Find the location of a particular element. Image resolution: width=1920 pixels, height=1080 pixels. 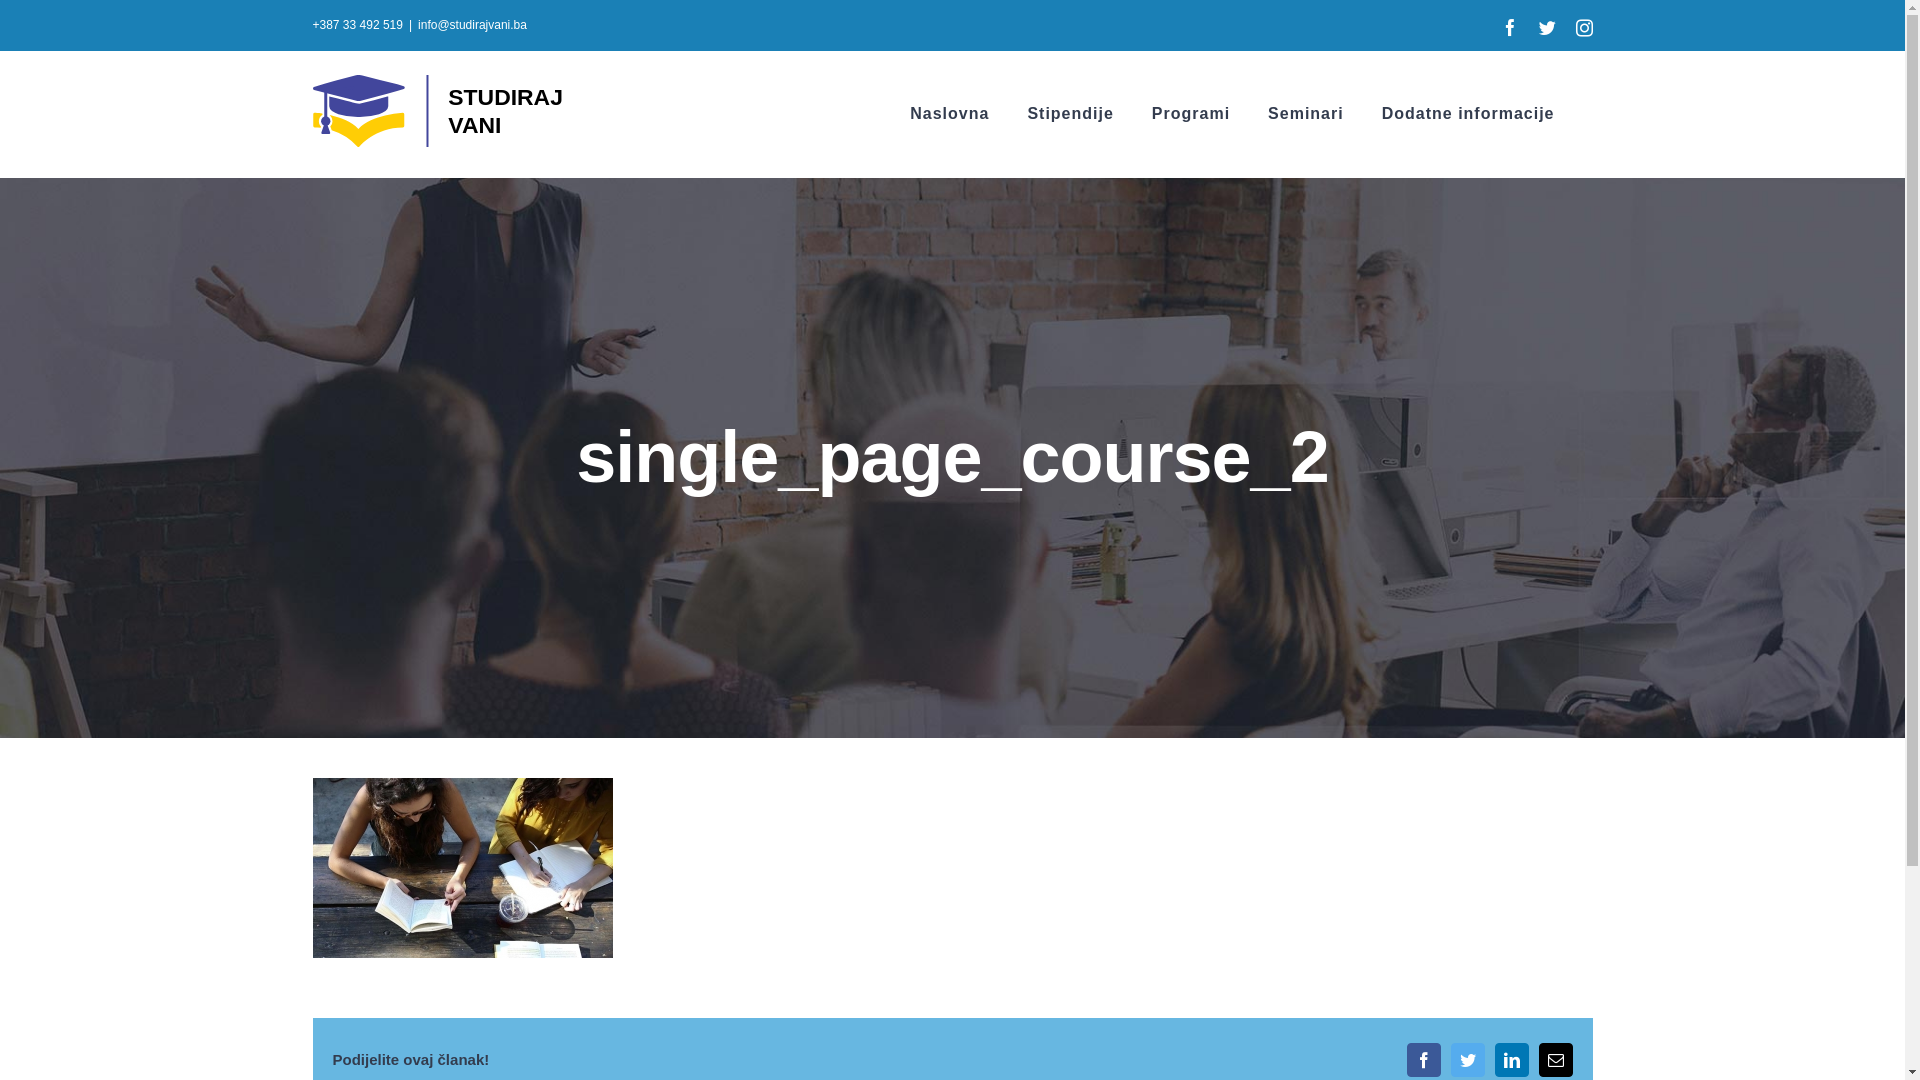

'Instagram' is located at coordinates (1583, 27).